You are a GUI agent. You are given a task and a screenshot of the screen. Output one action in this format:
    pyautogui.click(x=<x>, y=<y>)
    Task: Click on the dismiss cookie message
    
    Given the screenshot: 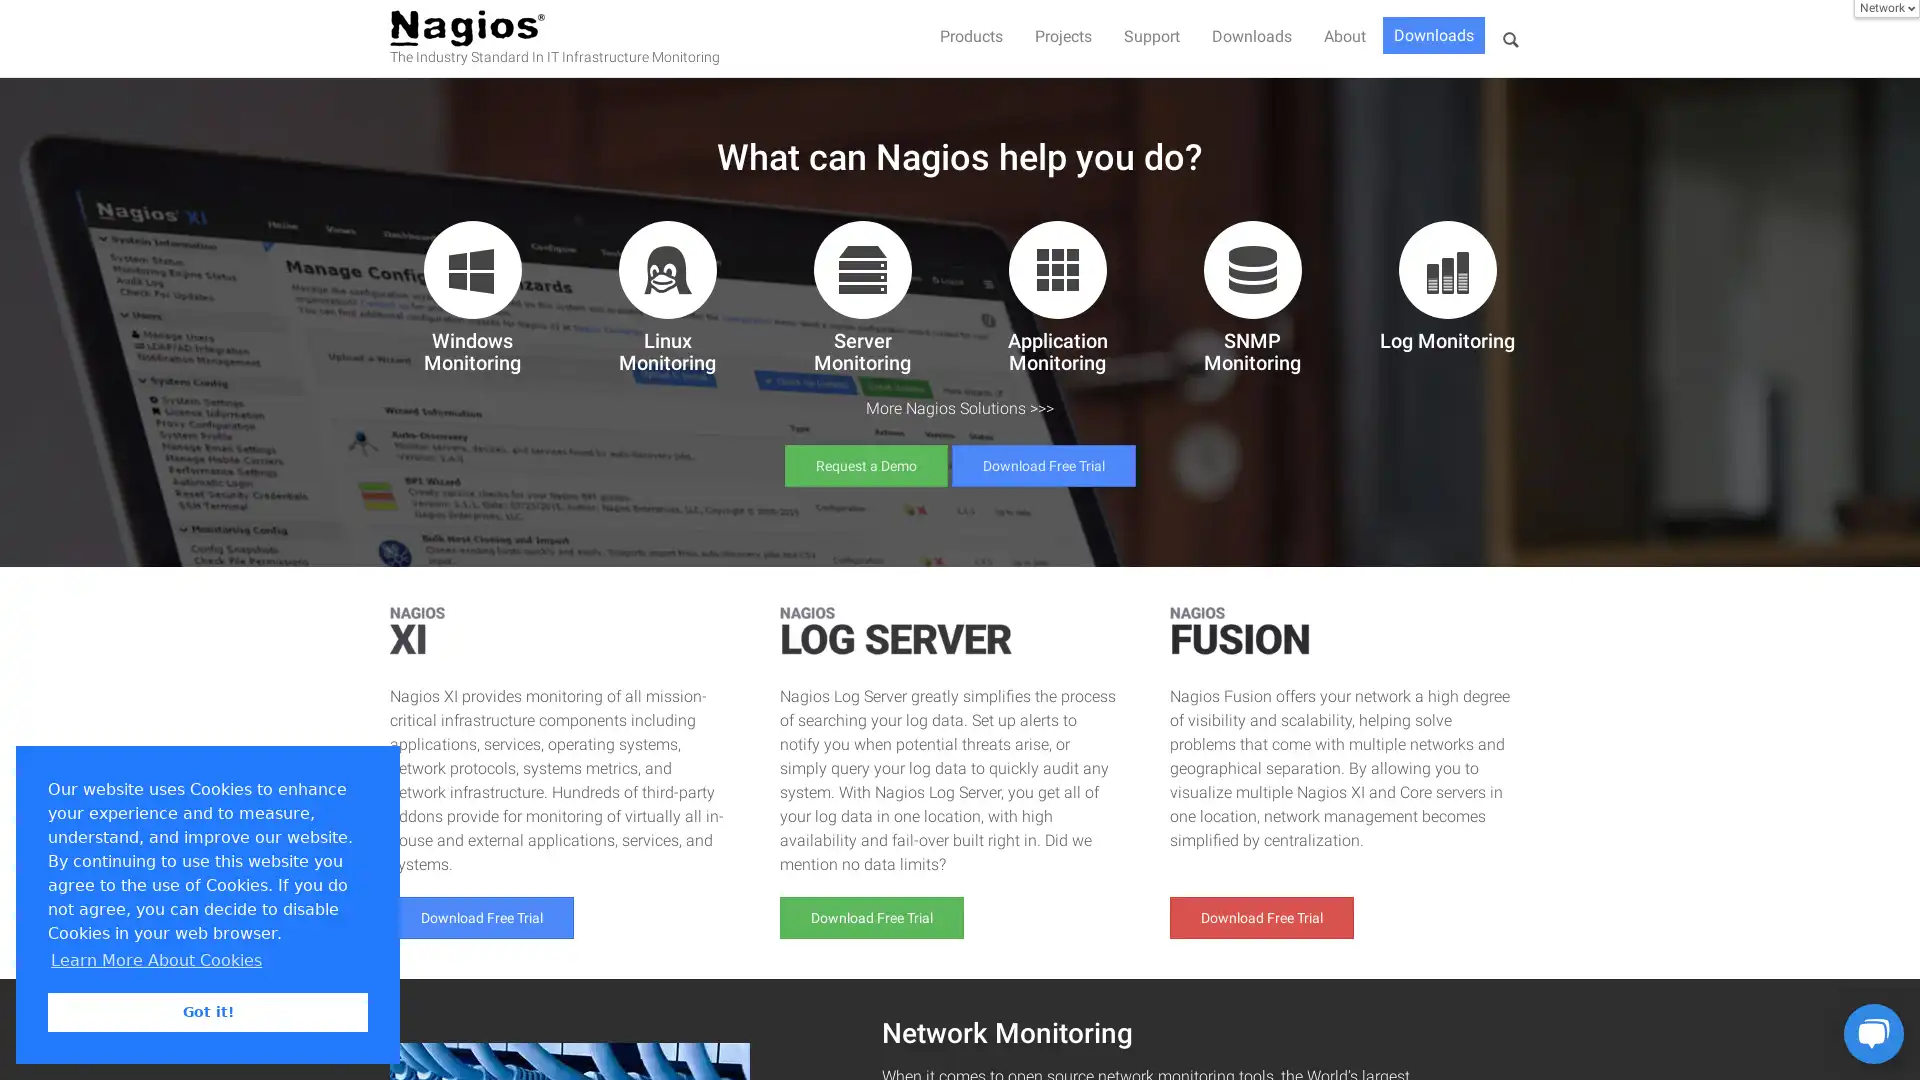 What is the action you would take?
    pyautogui.click(x=207, y=1011)
    